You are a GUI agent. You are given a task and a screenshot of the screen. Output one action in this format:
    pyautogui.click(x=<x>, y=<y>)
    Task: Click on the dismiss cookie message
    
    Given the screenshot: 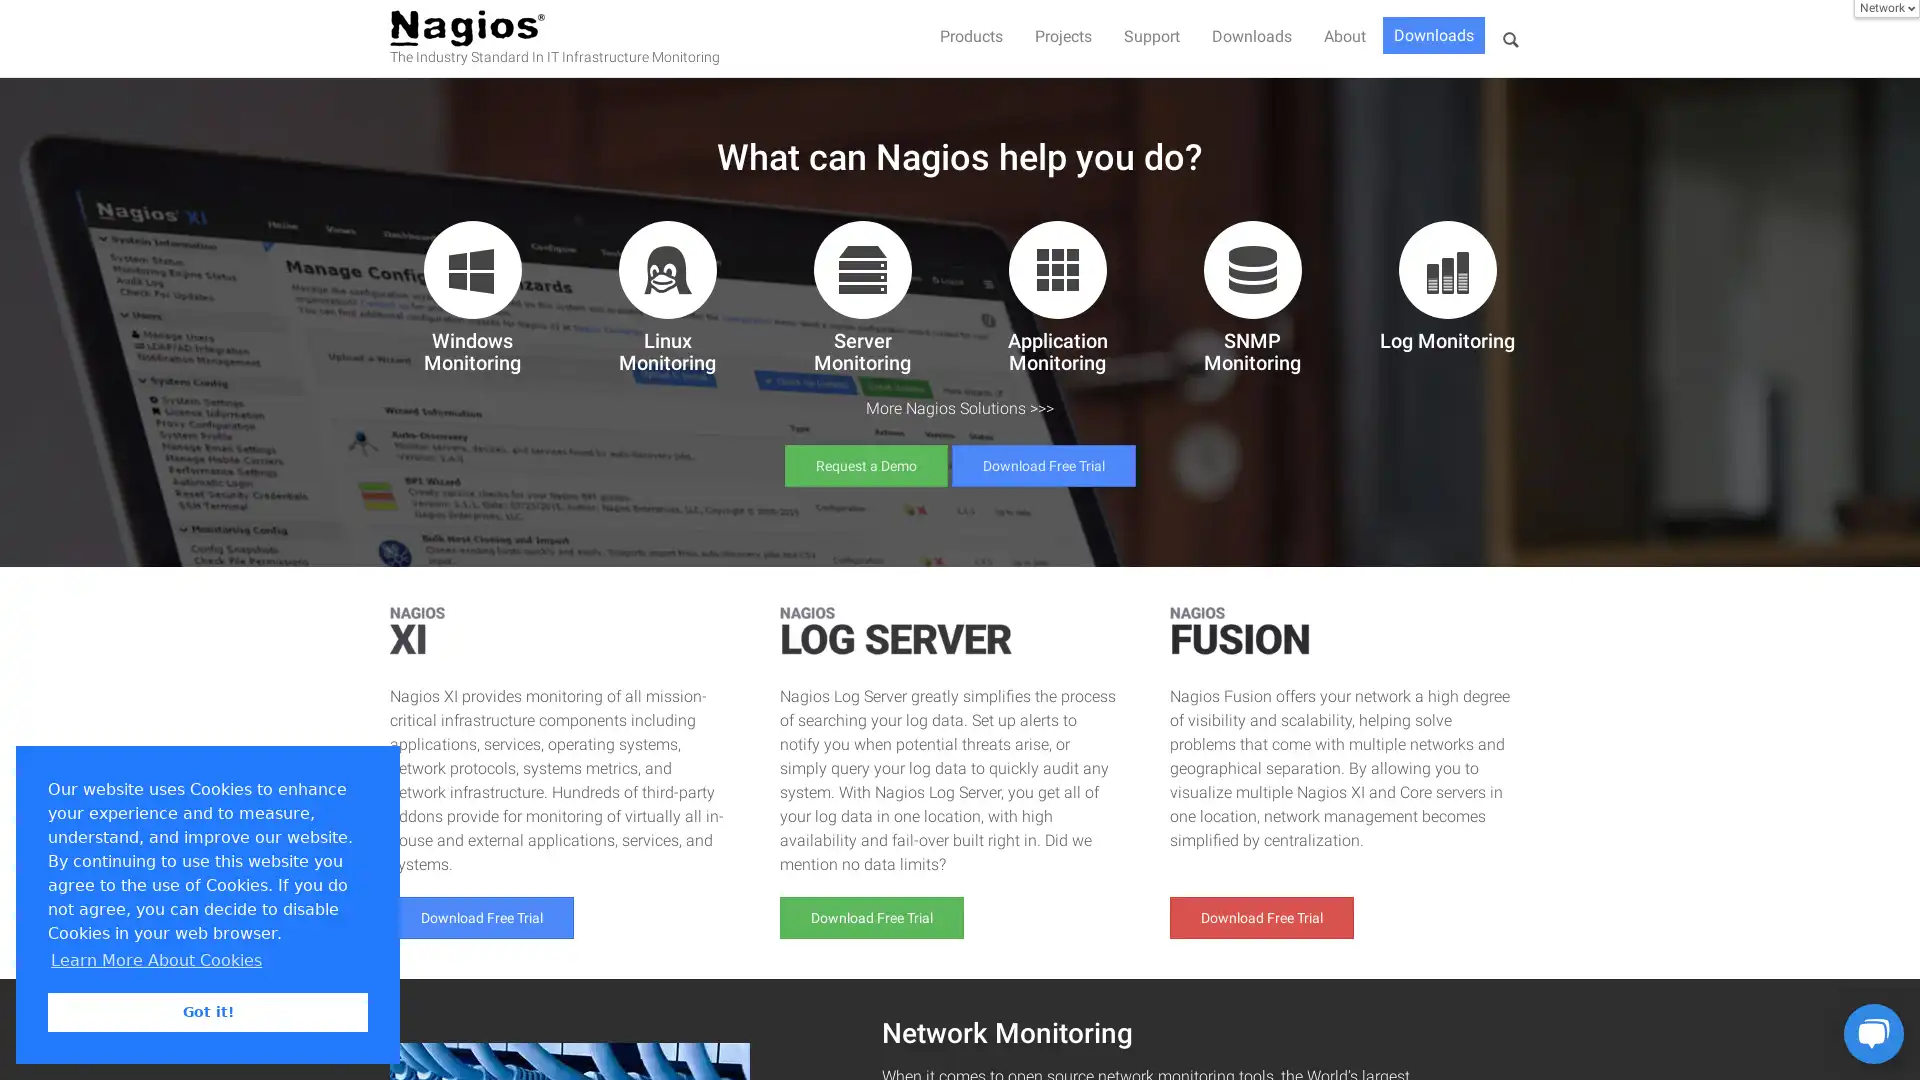 What is the action you would take?
    pyautogui.click(x=207, y=1011)
    